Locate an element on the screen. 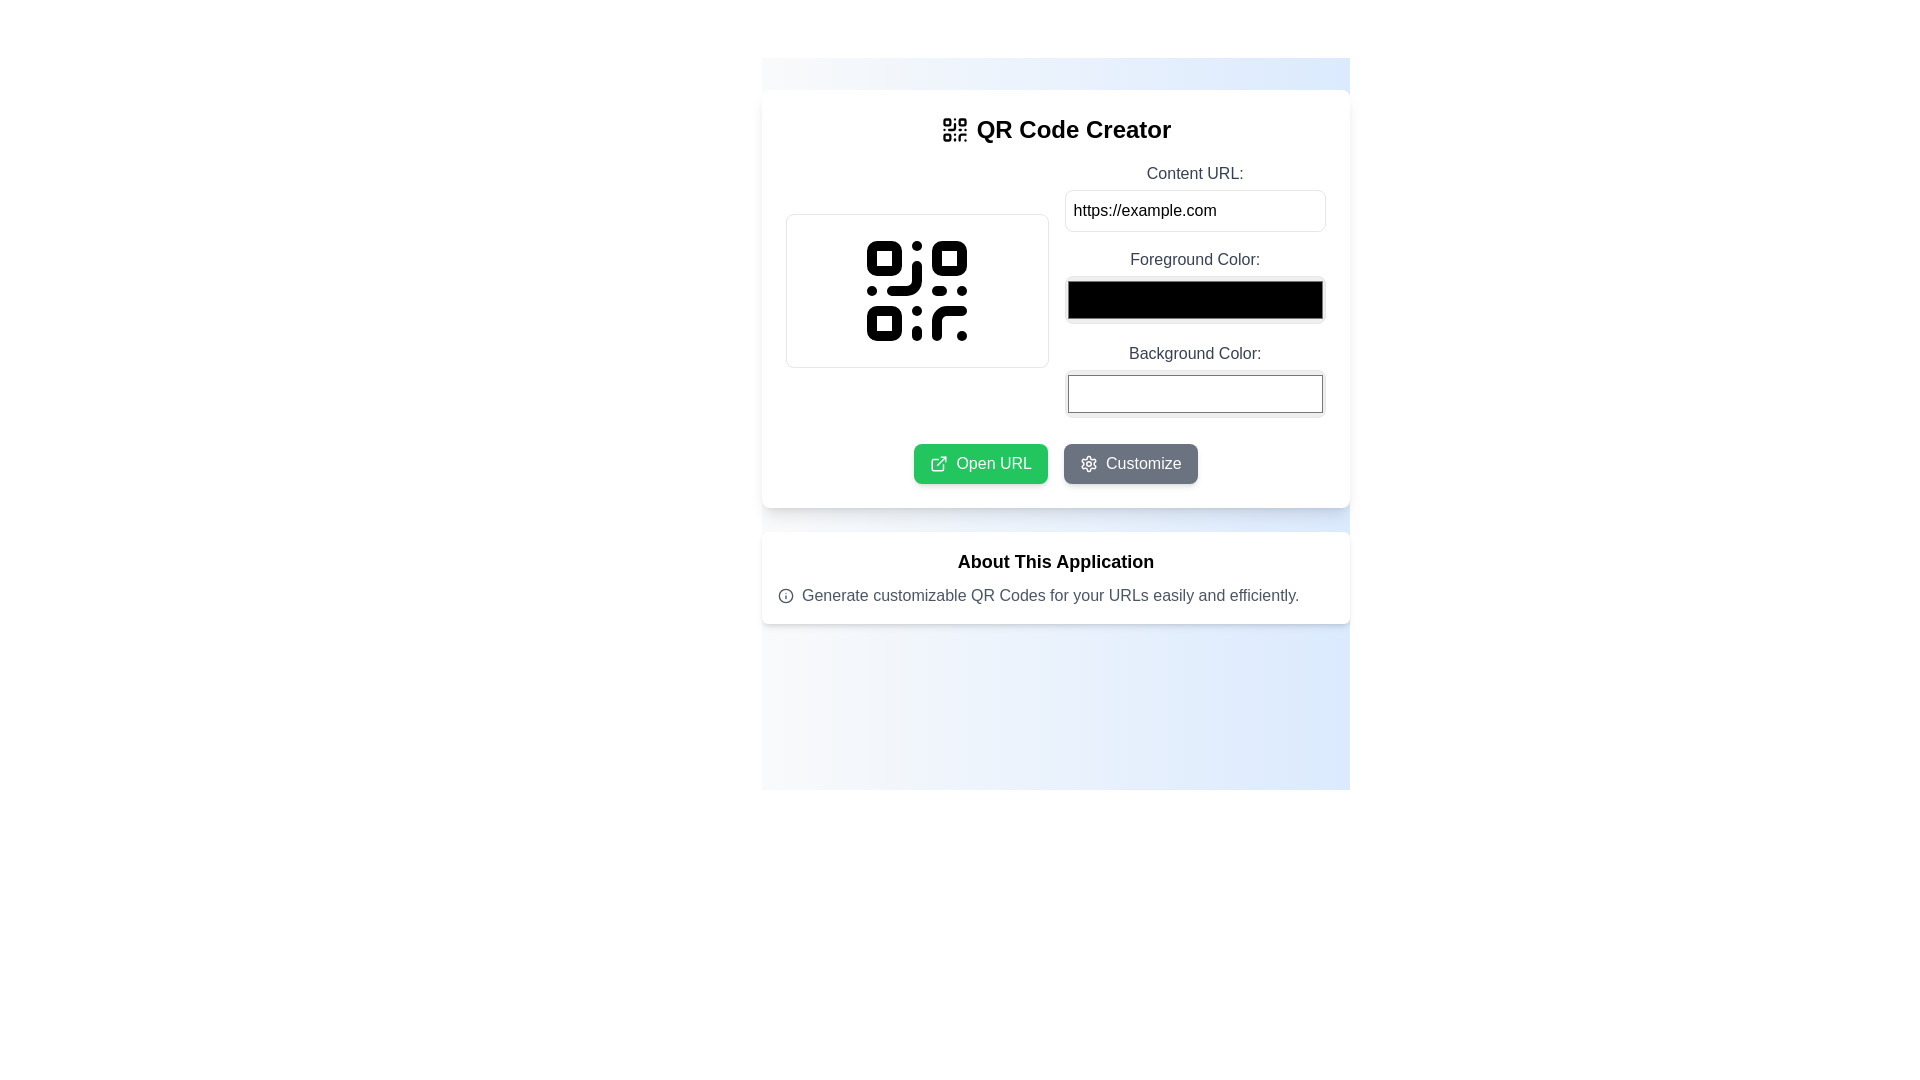 This screenshot has width=1920, height=1080. the gray cog-shaped icon located at the top center section of the application's interface is located at coordinates (1088, 463).